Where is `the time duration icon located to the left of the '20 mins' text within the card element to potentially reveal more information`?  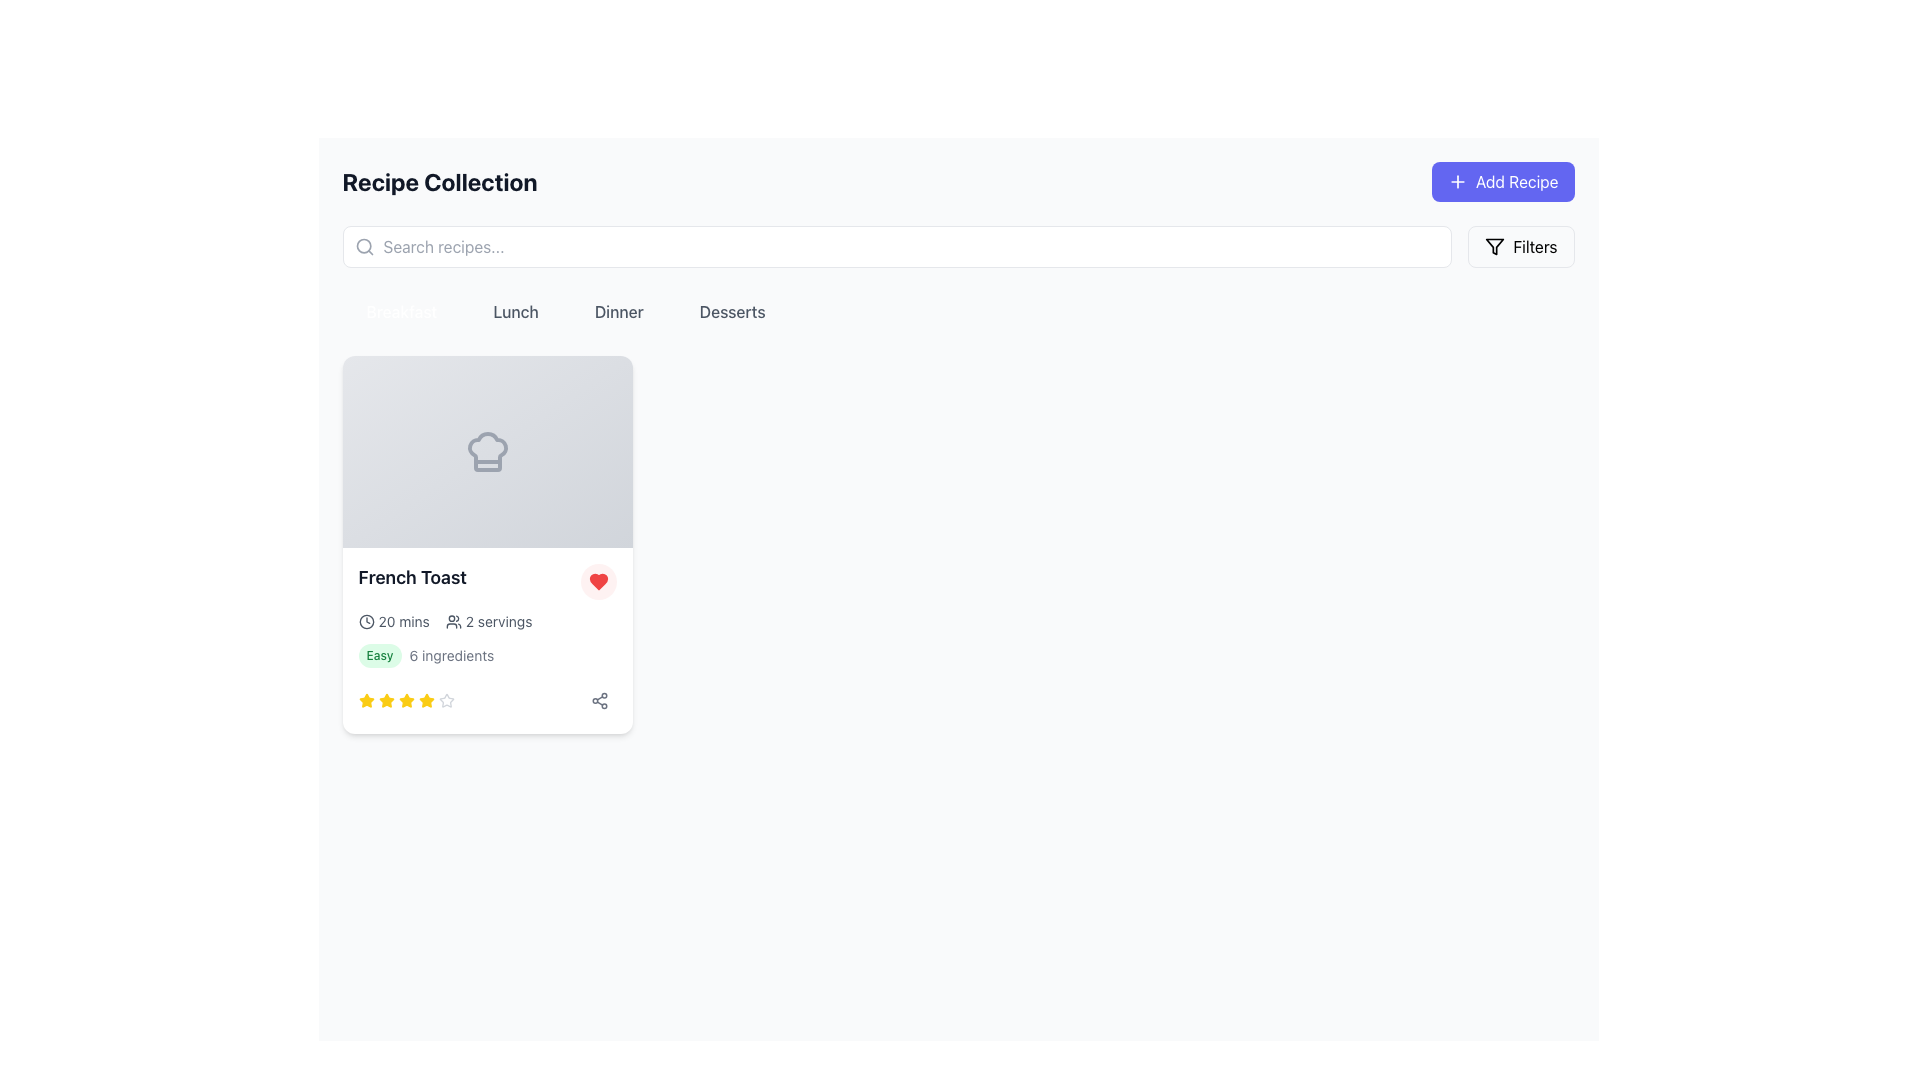
the time duration icon located to the left of the '20 mins' text within the card element to potentially reveal more information is located at coordinates (366, 620).